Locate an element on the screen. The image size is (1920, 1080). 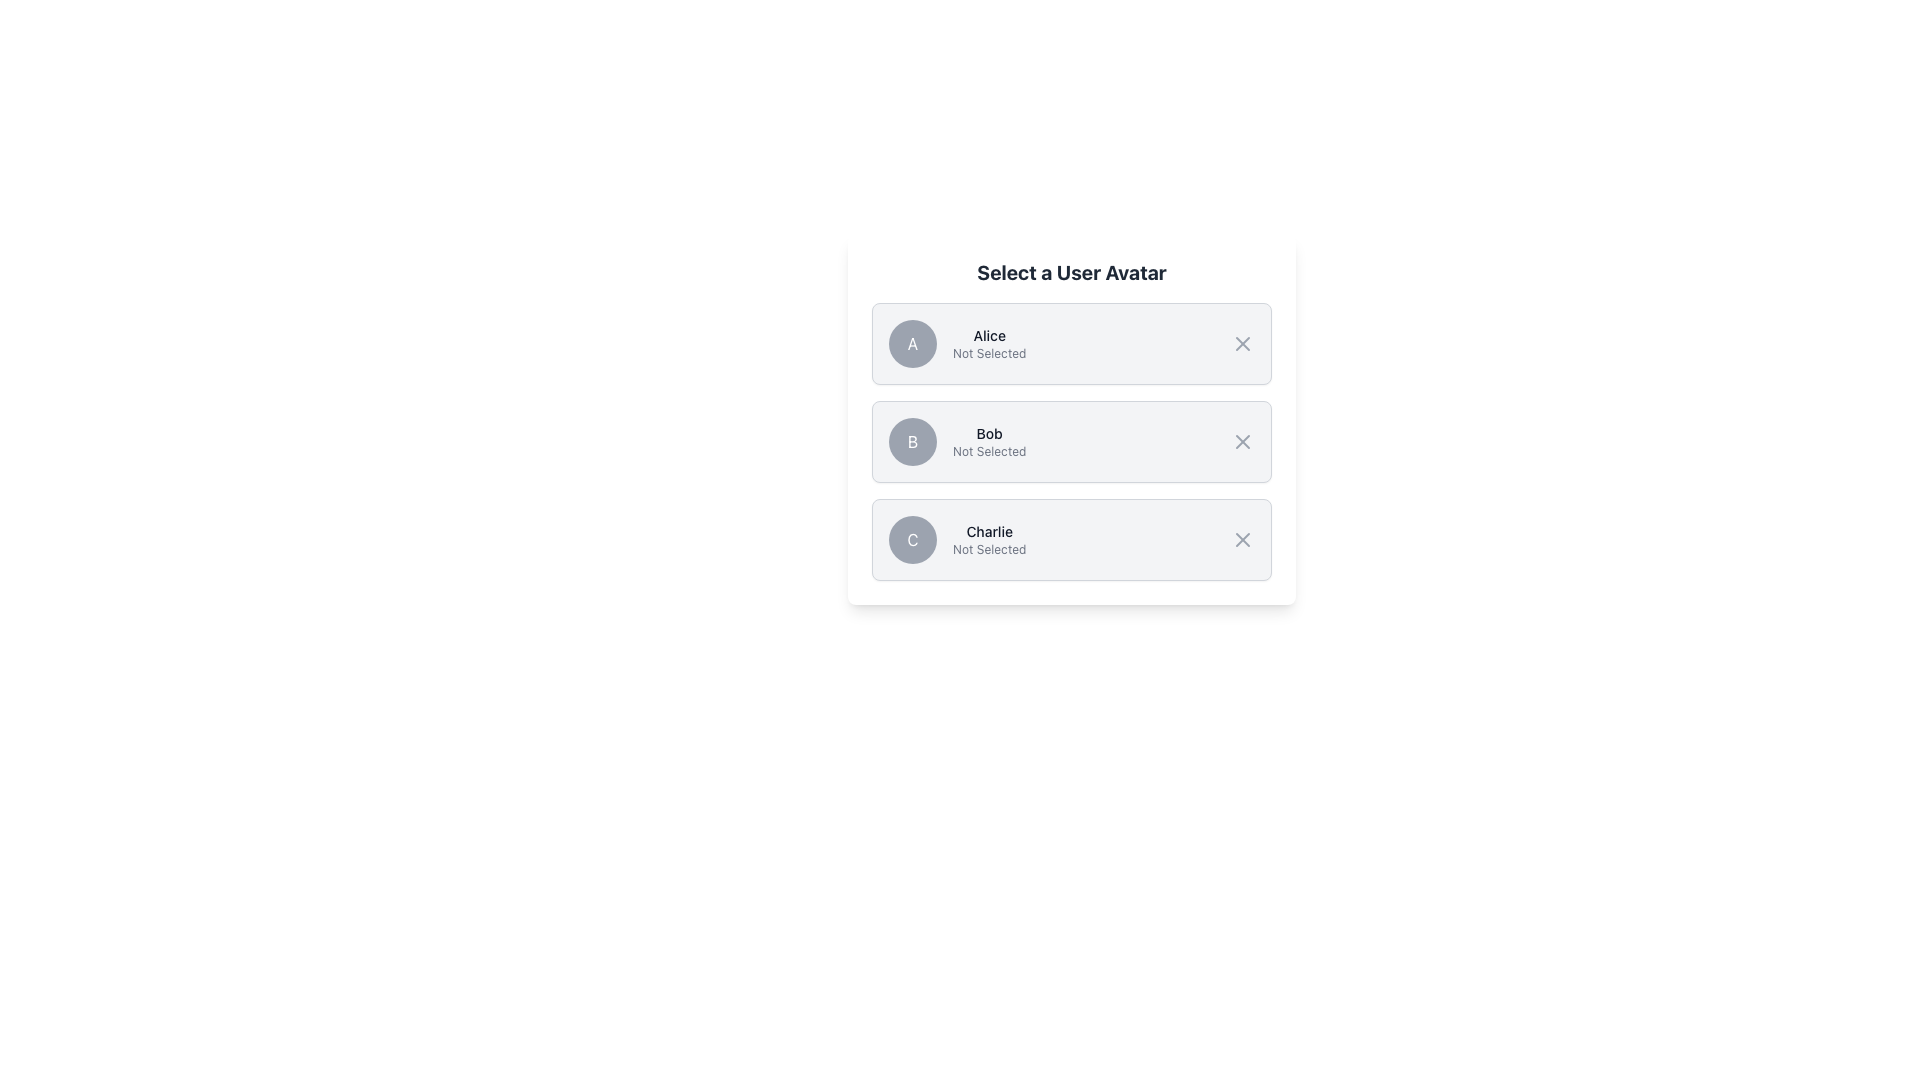
the second user selection list item displaying user details between 'Alice' and 'Charlie' is located at coordinates (1070, 441).